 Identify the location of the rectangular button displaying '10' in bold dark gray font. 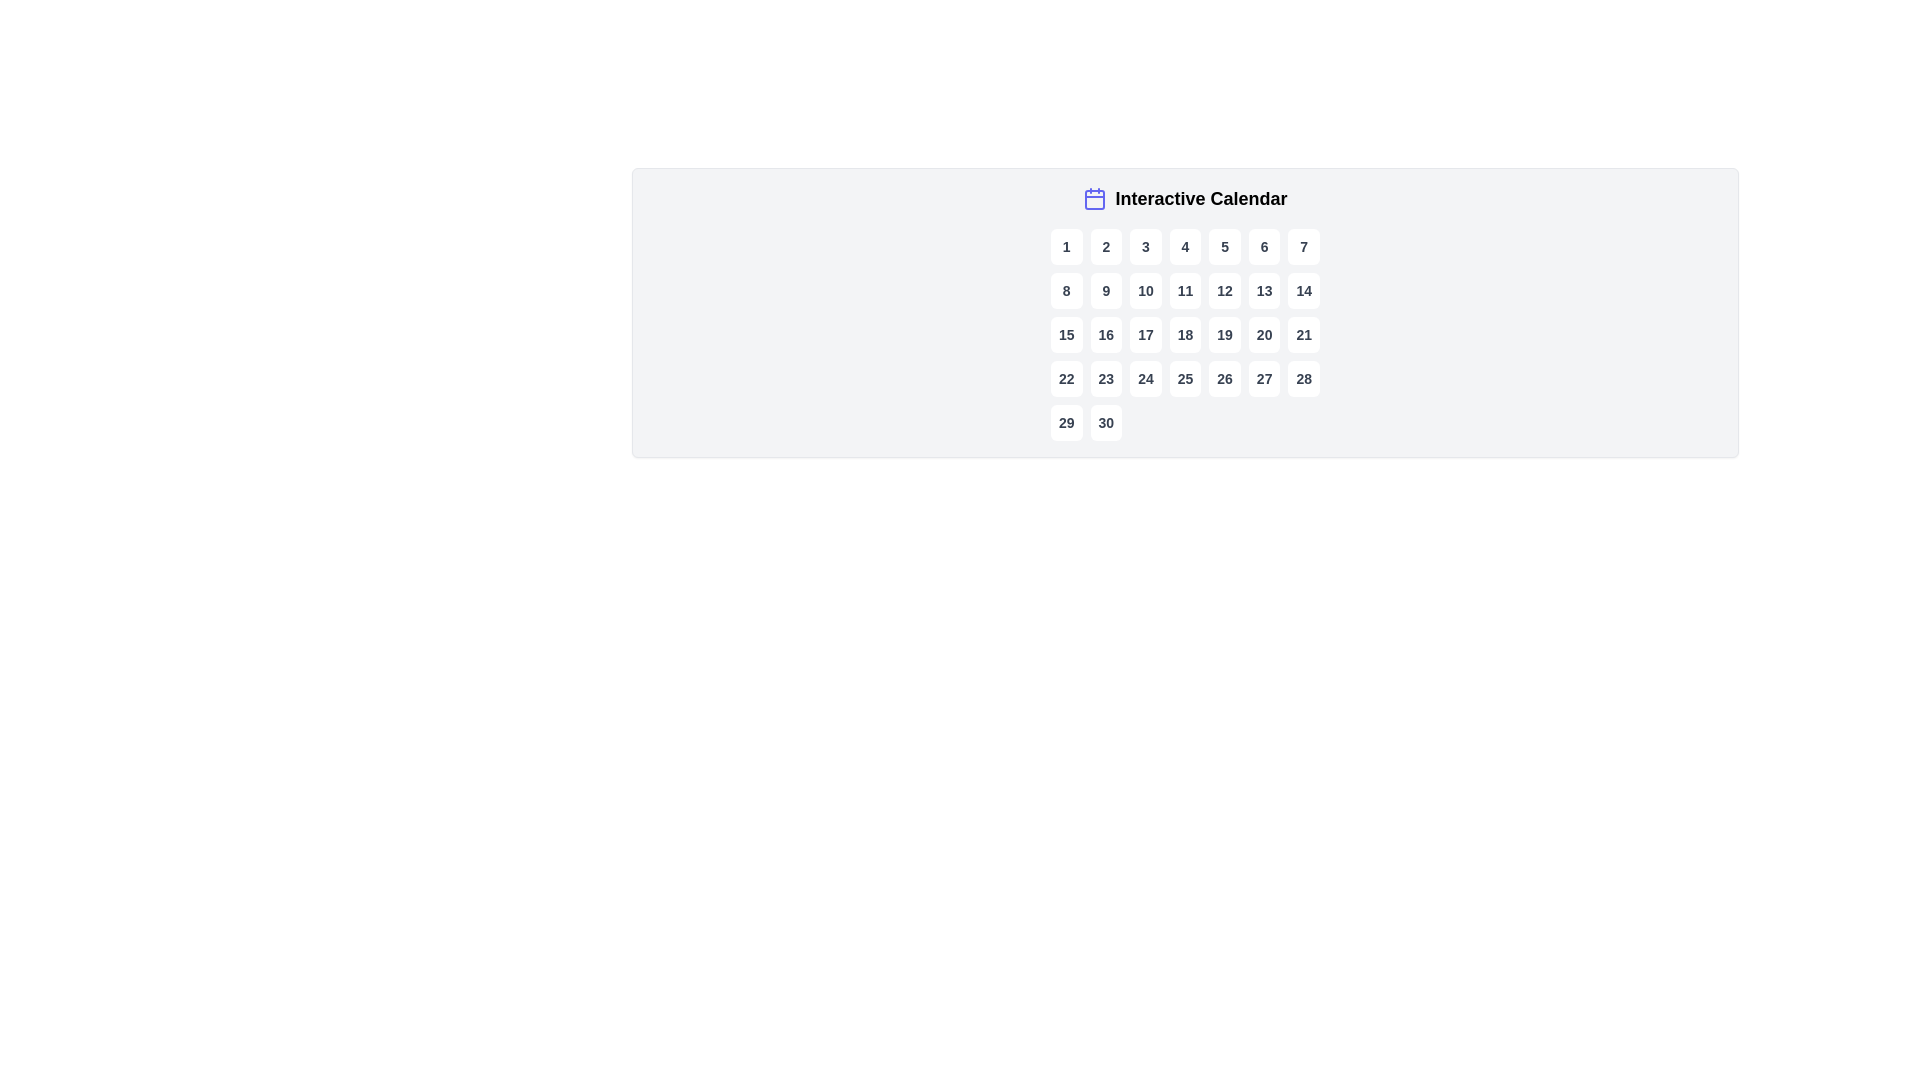
(1145, 290).